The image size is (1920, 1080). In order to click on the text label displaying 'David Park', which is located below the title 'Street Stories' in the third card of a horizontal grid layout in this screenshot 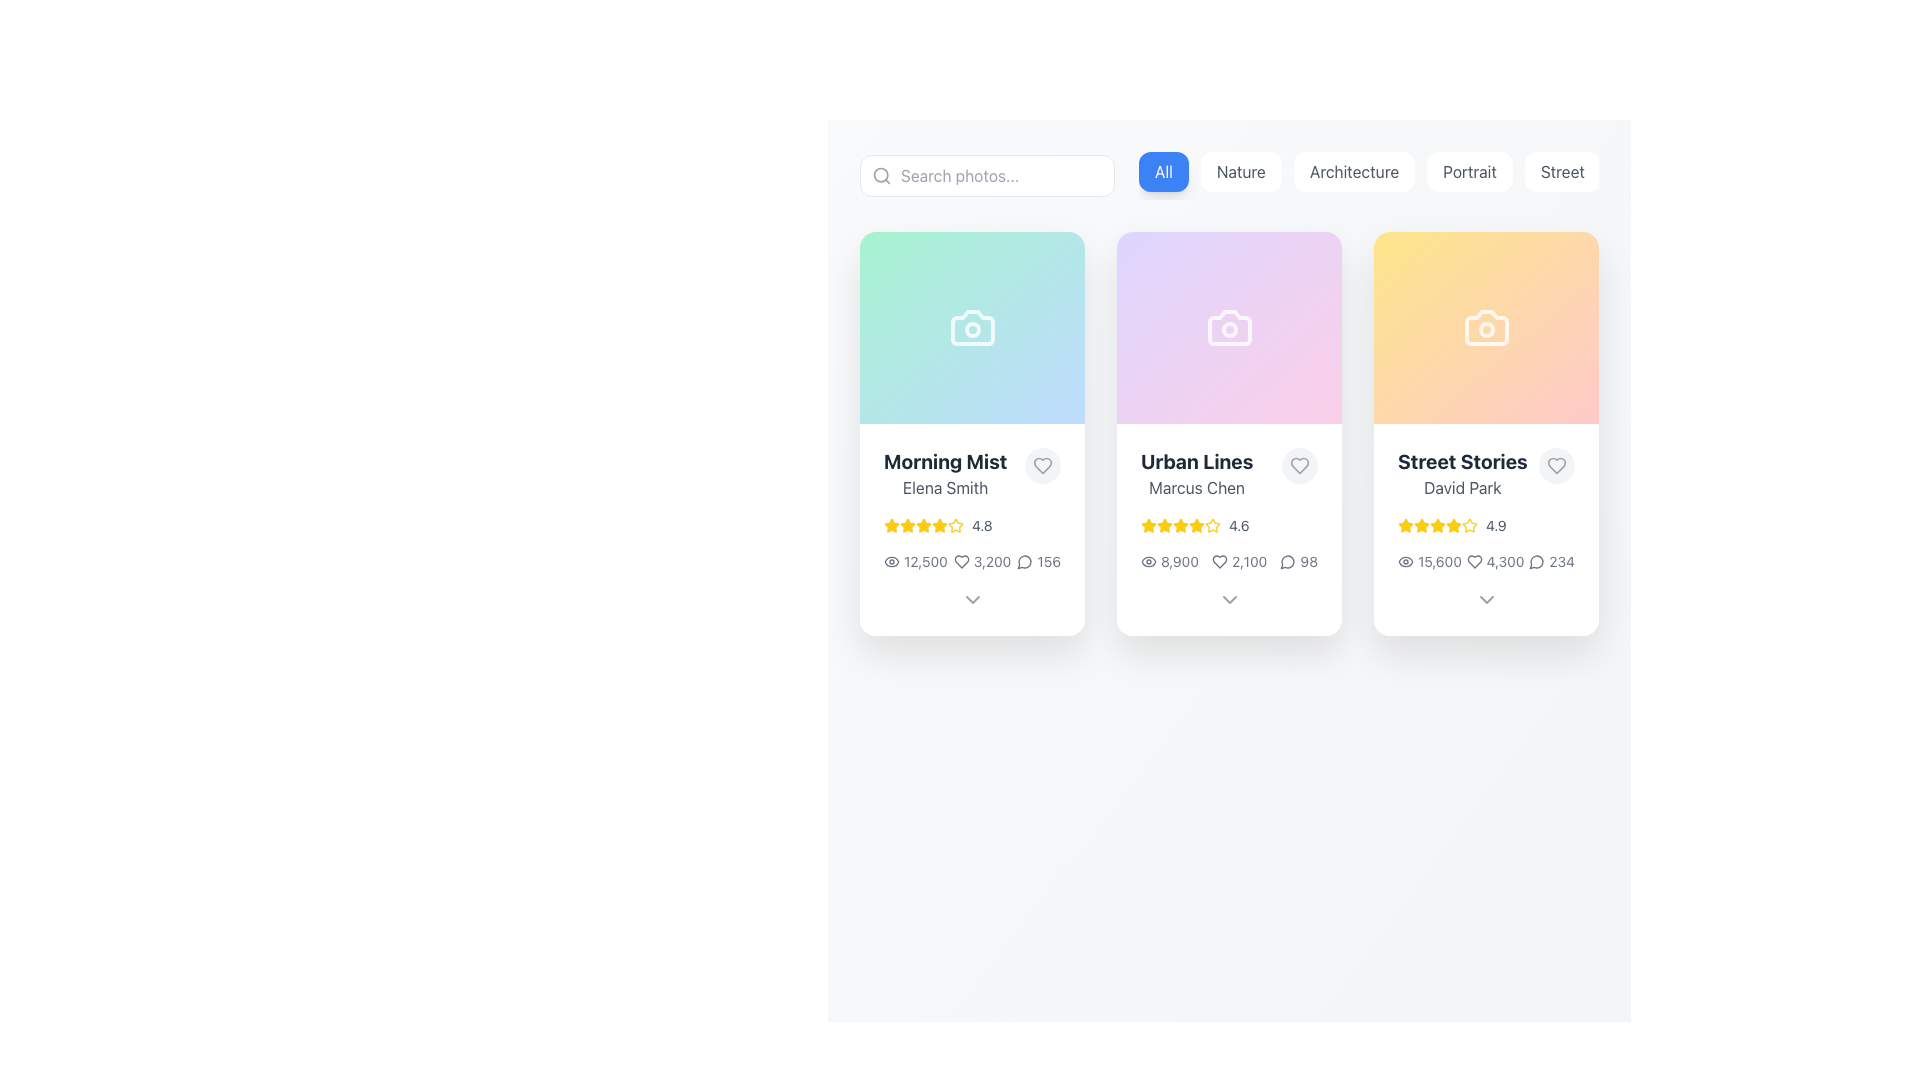, I will do `click(1462, 488)`.